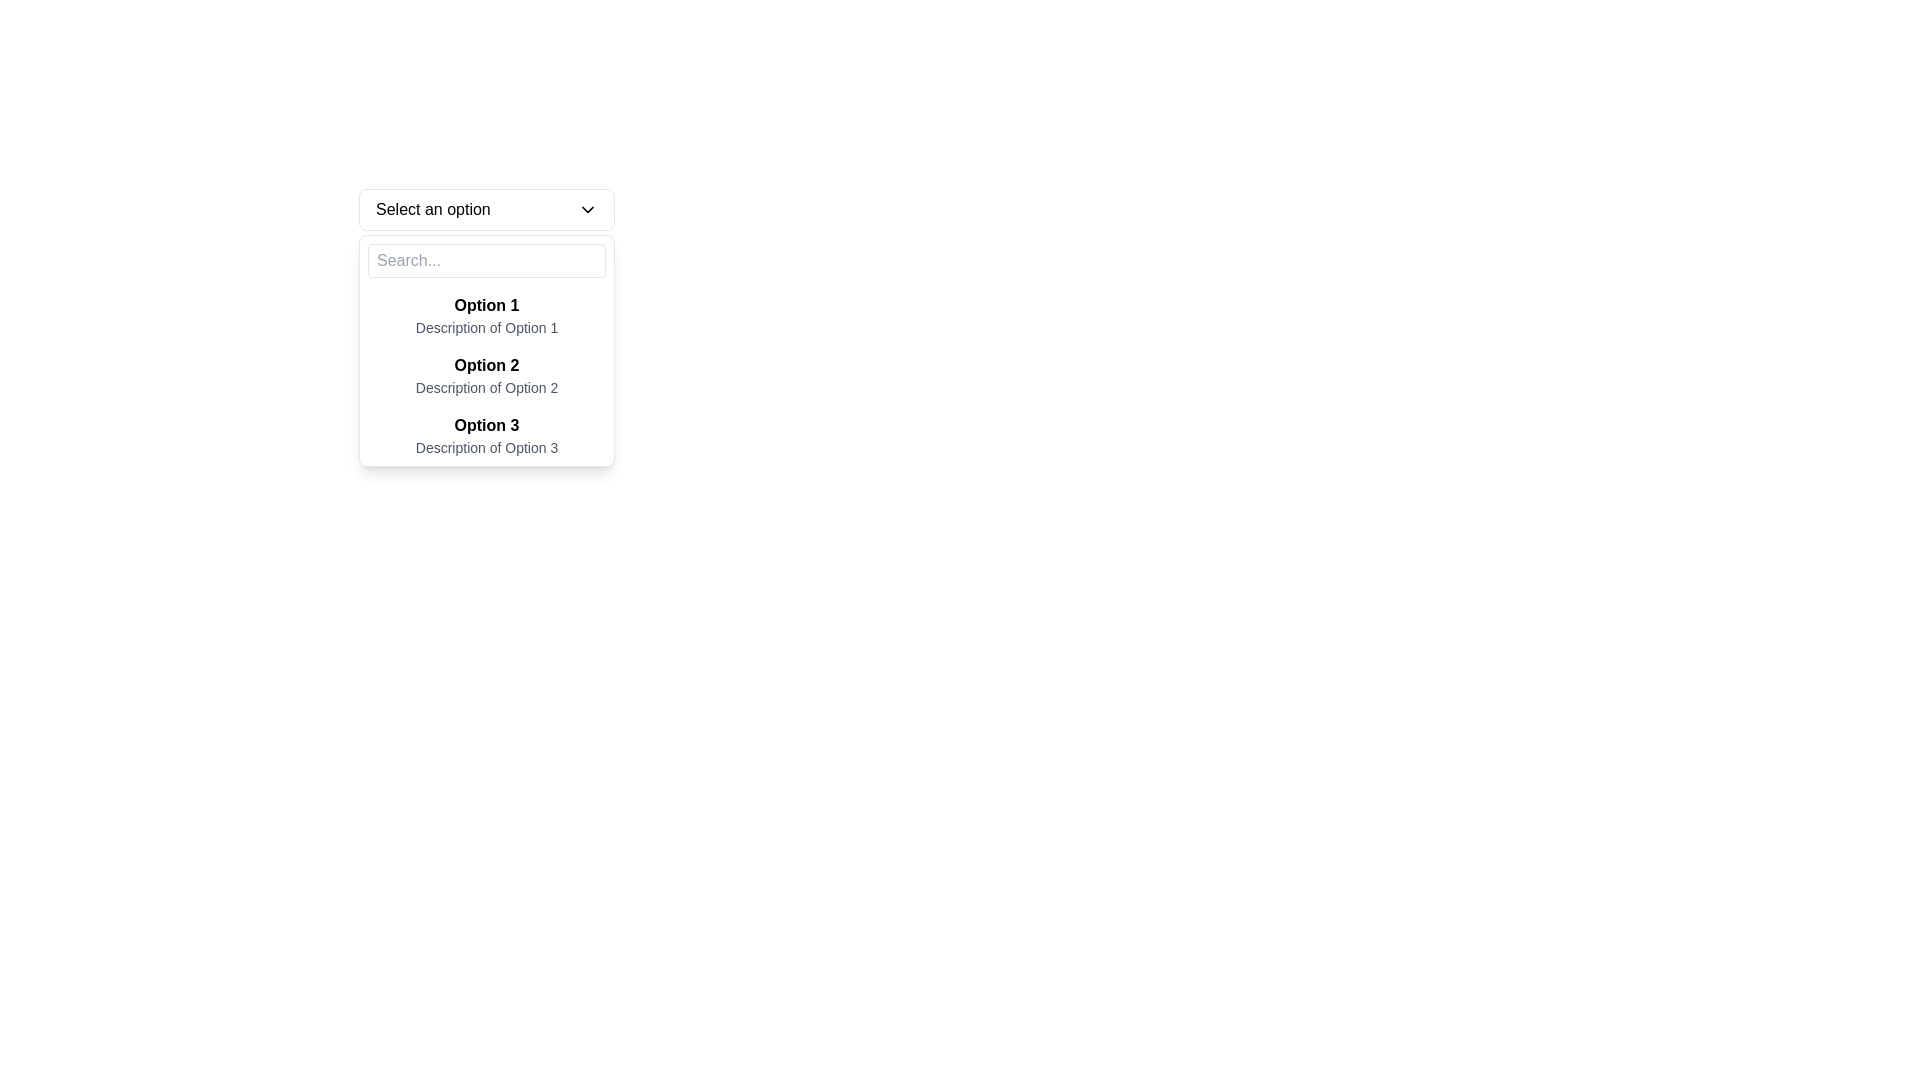 The image size is (1920, 1080). What do you see at coordinates (486, 375) in the screenshot?
I see `the 'Option 2' dropdown menu item, which has a bolded title and a smaller gray description beneath it` at bounding box center [486, 375].